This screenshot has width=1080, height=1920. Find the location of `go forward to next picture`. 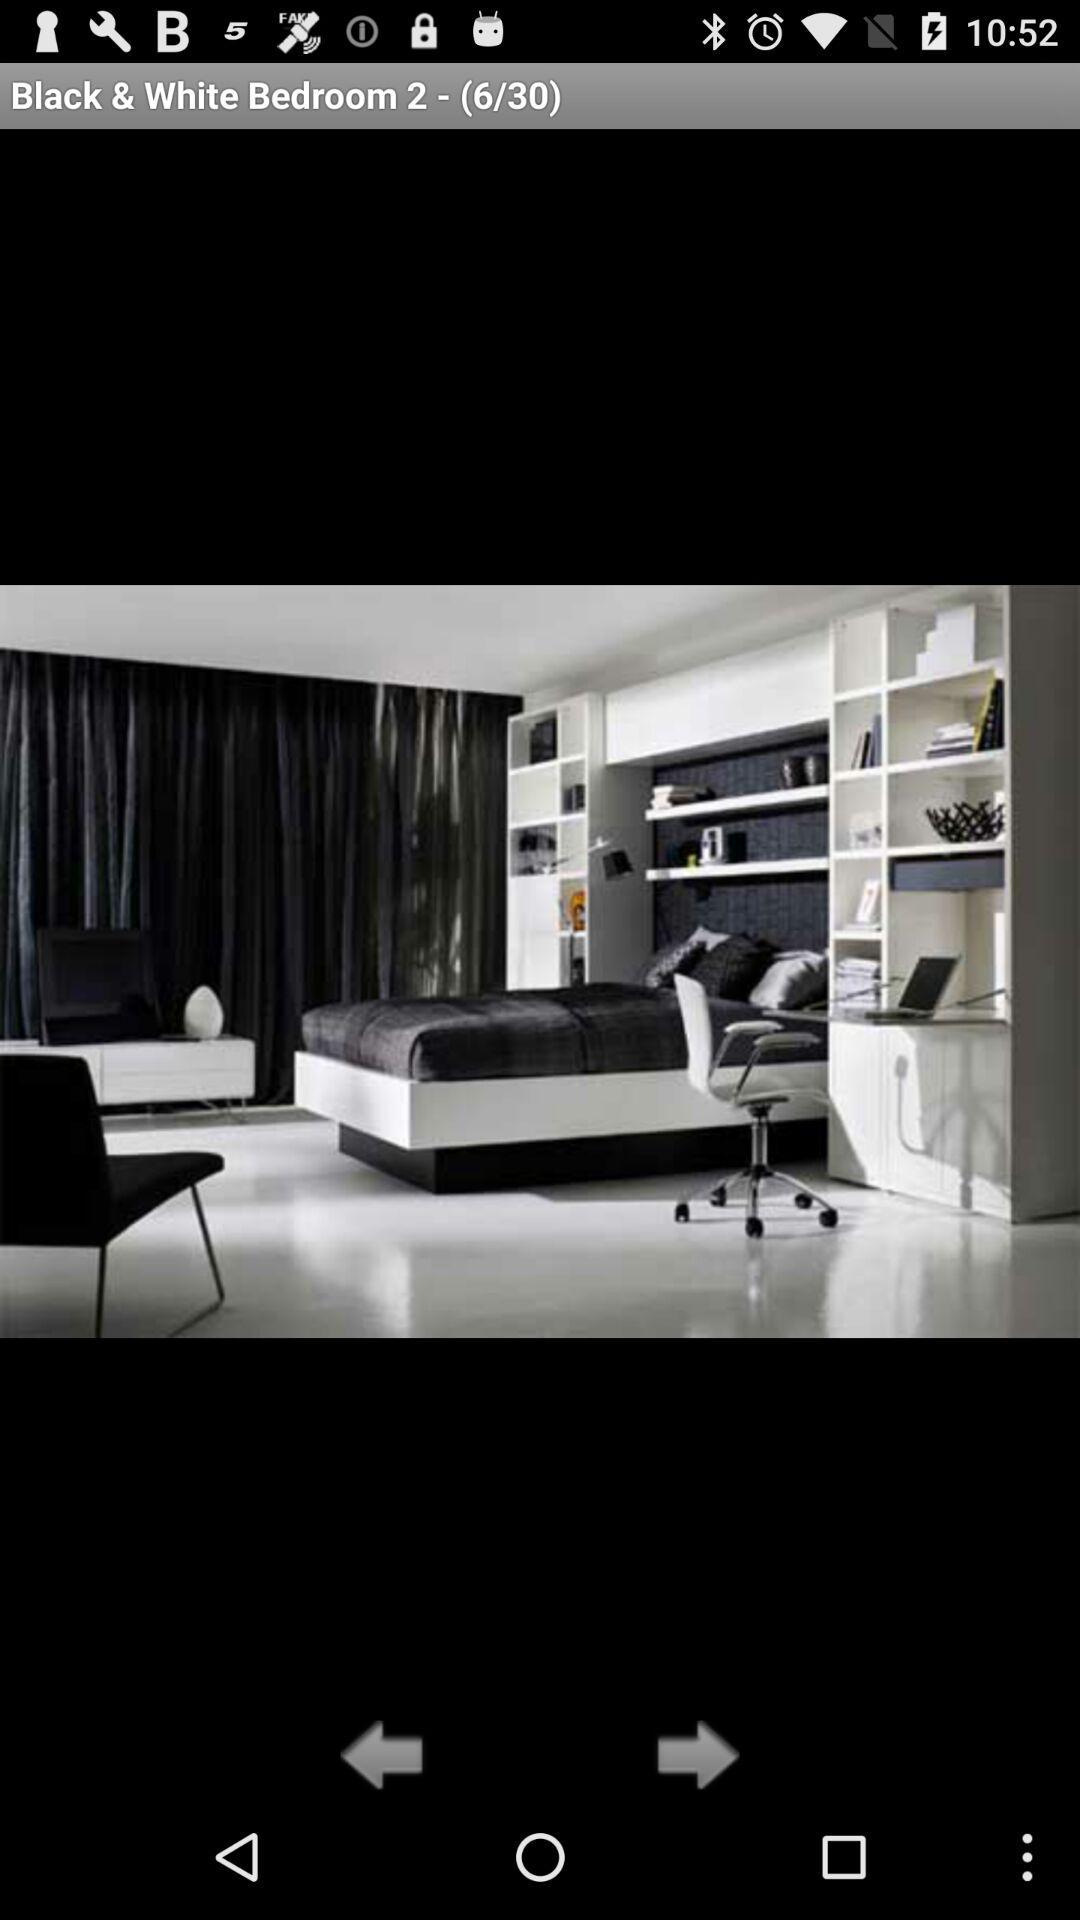

go forward to next picture is located at coordinates (691, 1756).